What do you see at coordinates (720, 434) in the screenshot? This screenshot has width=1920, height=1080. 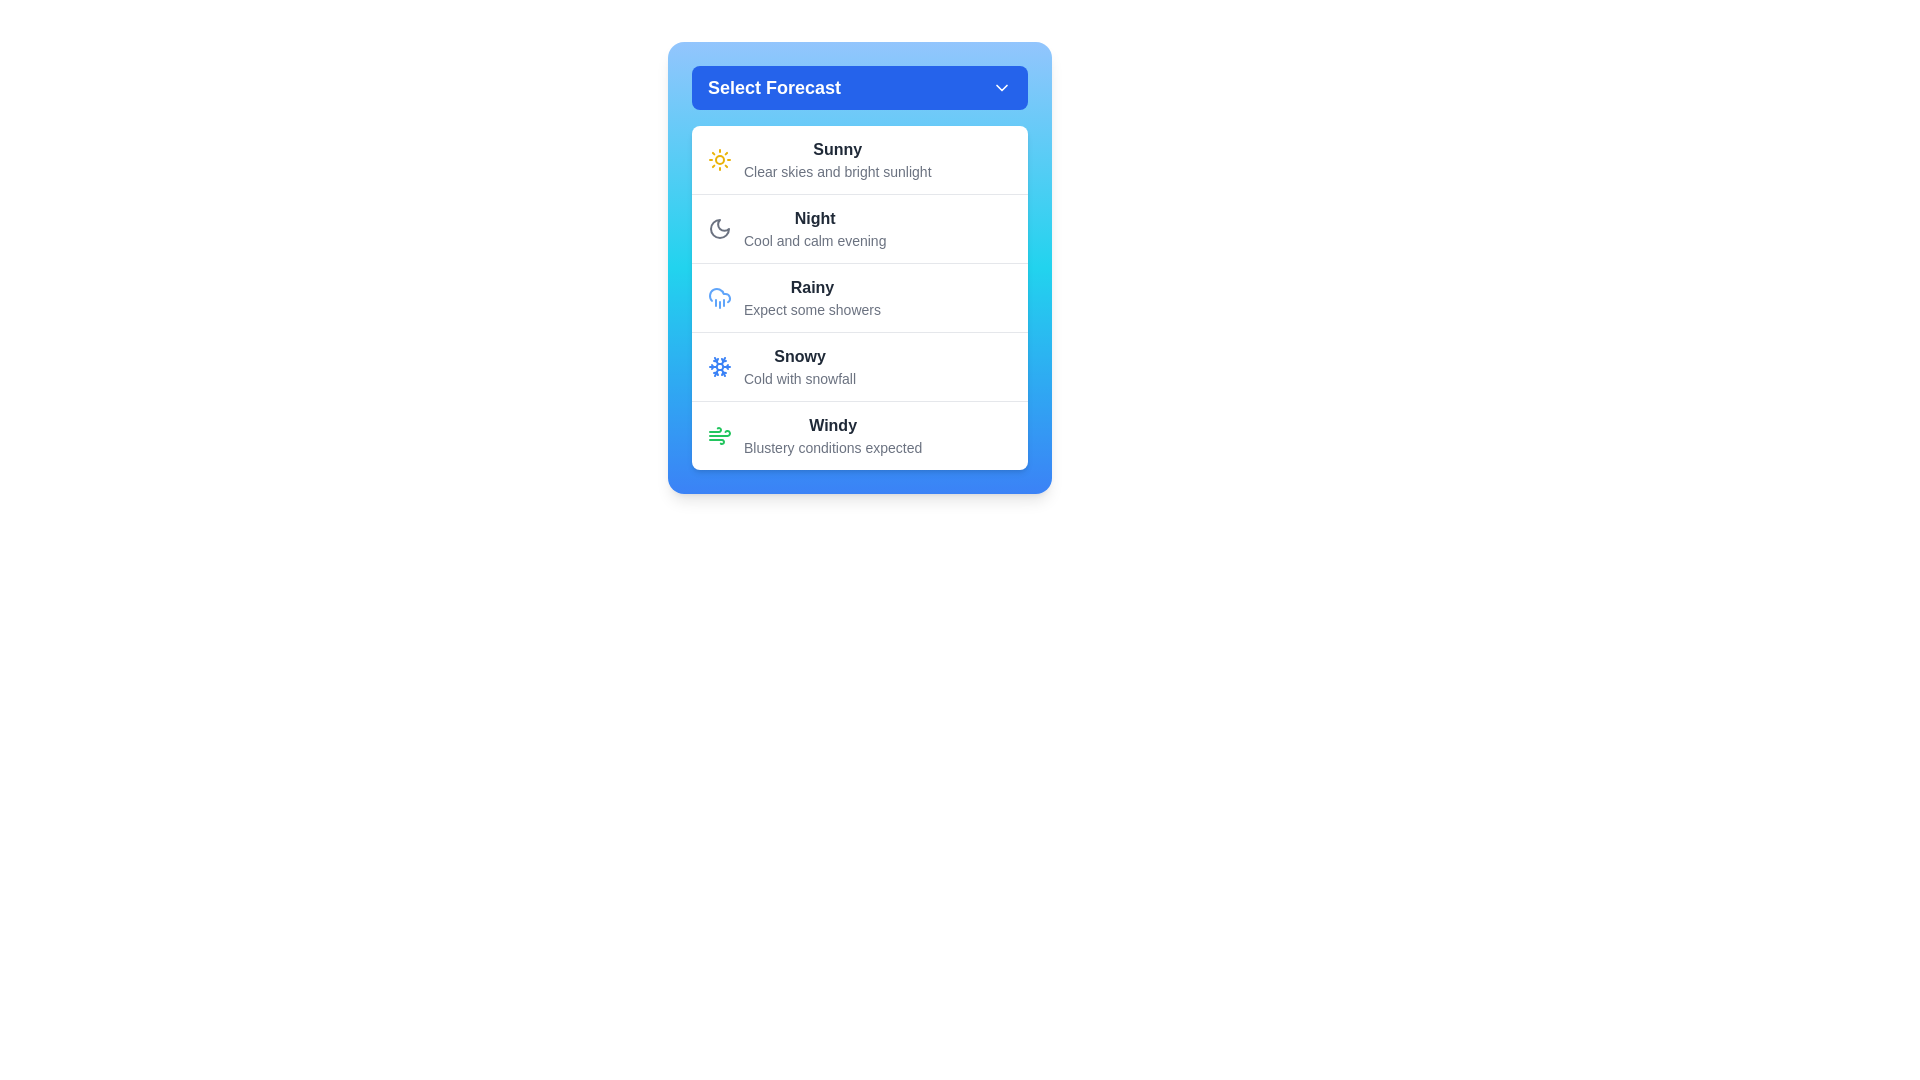 I see `the windy forecast icon located before the text describing windy conditions, which visually represents wind` at bounding box center [720, 434].